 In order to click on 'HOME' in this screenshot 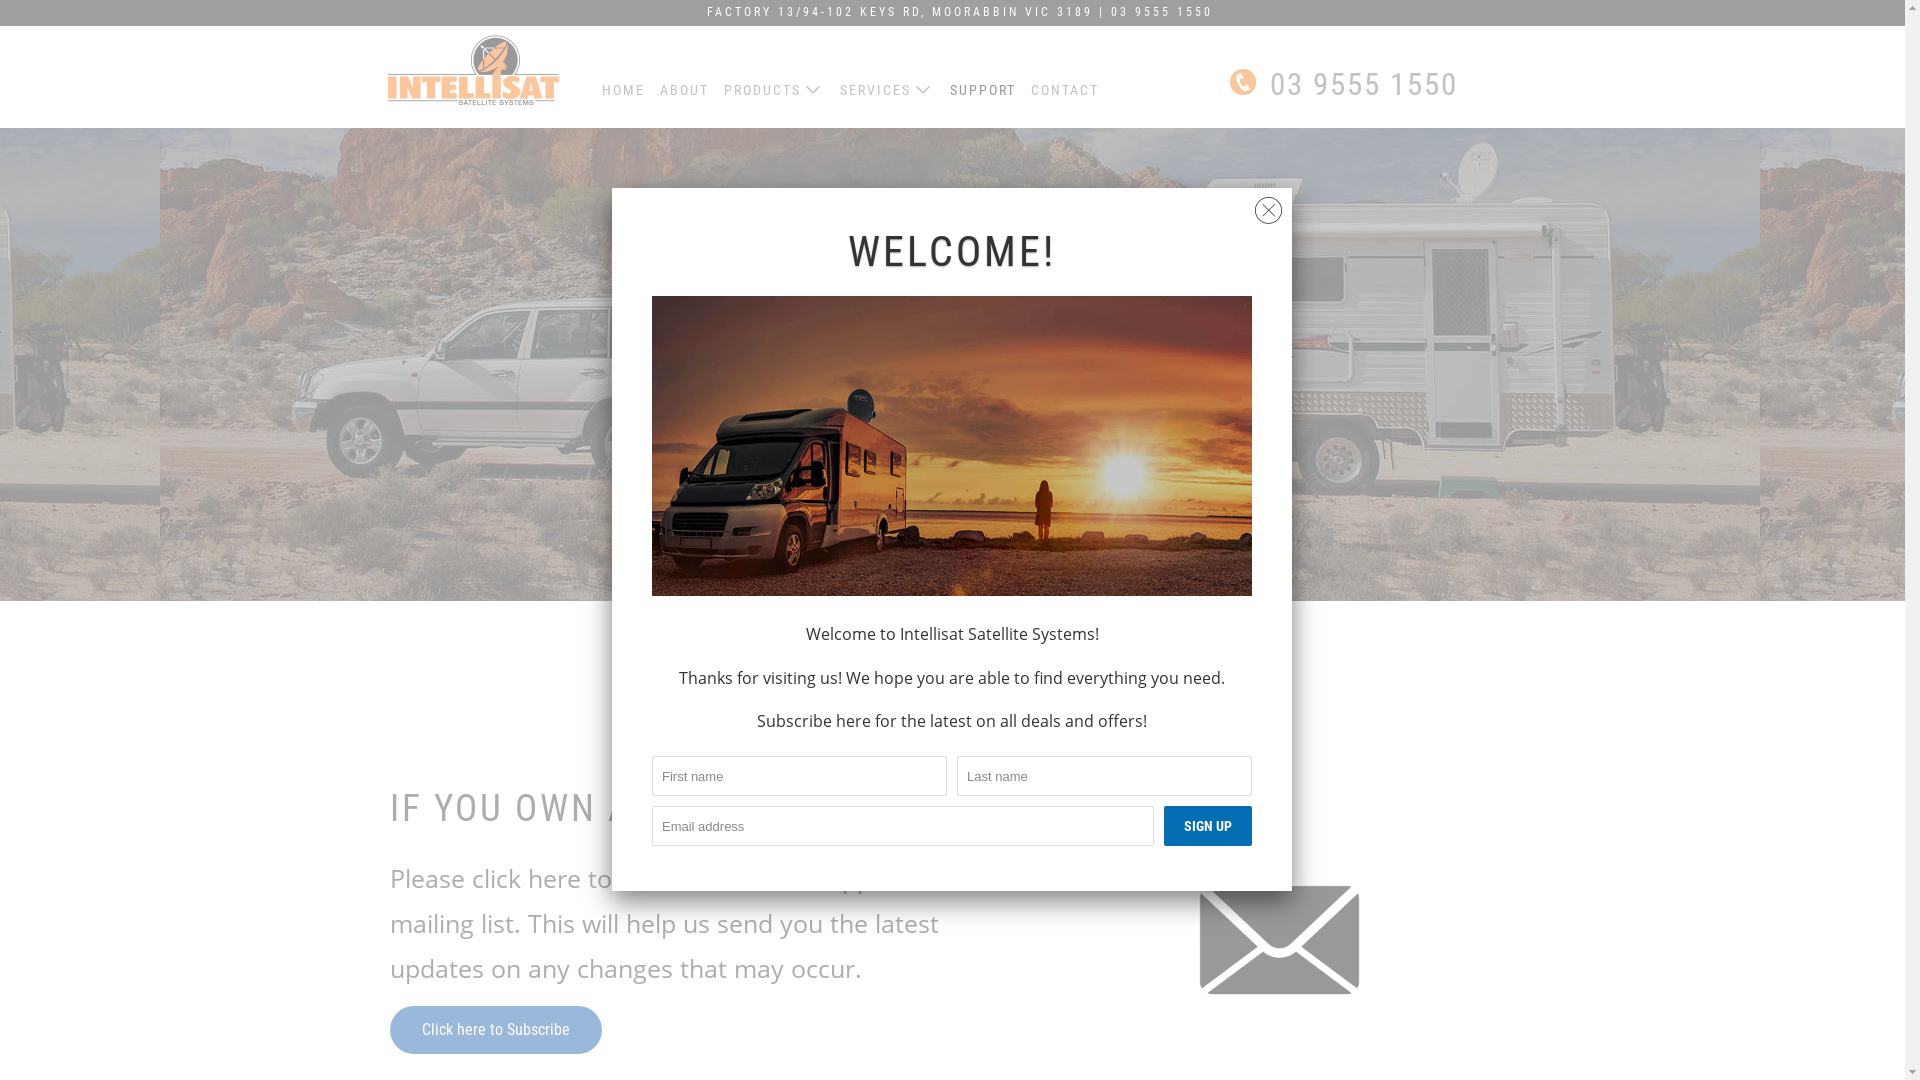, I will do `click(622, 87)`.